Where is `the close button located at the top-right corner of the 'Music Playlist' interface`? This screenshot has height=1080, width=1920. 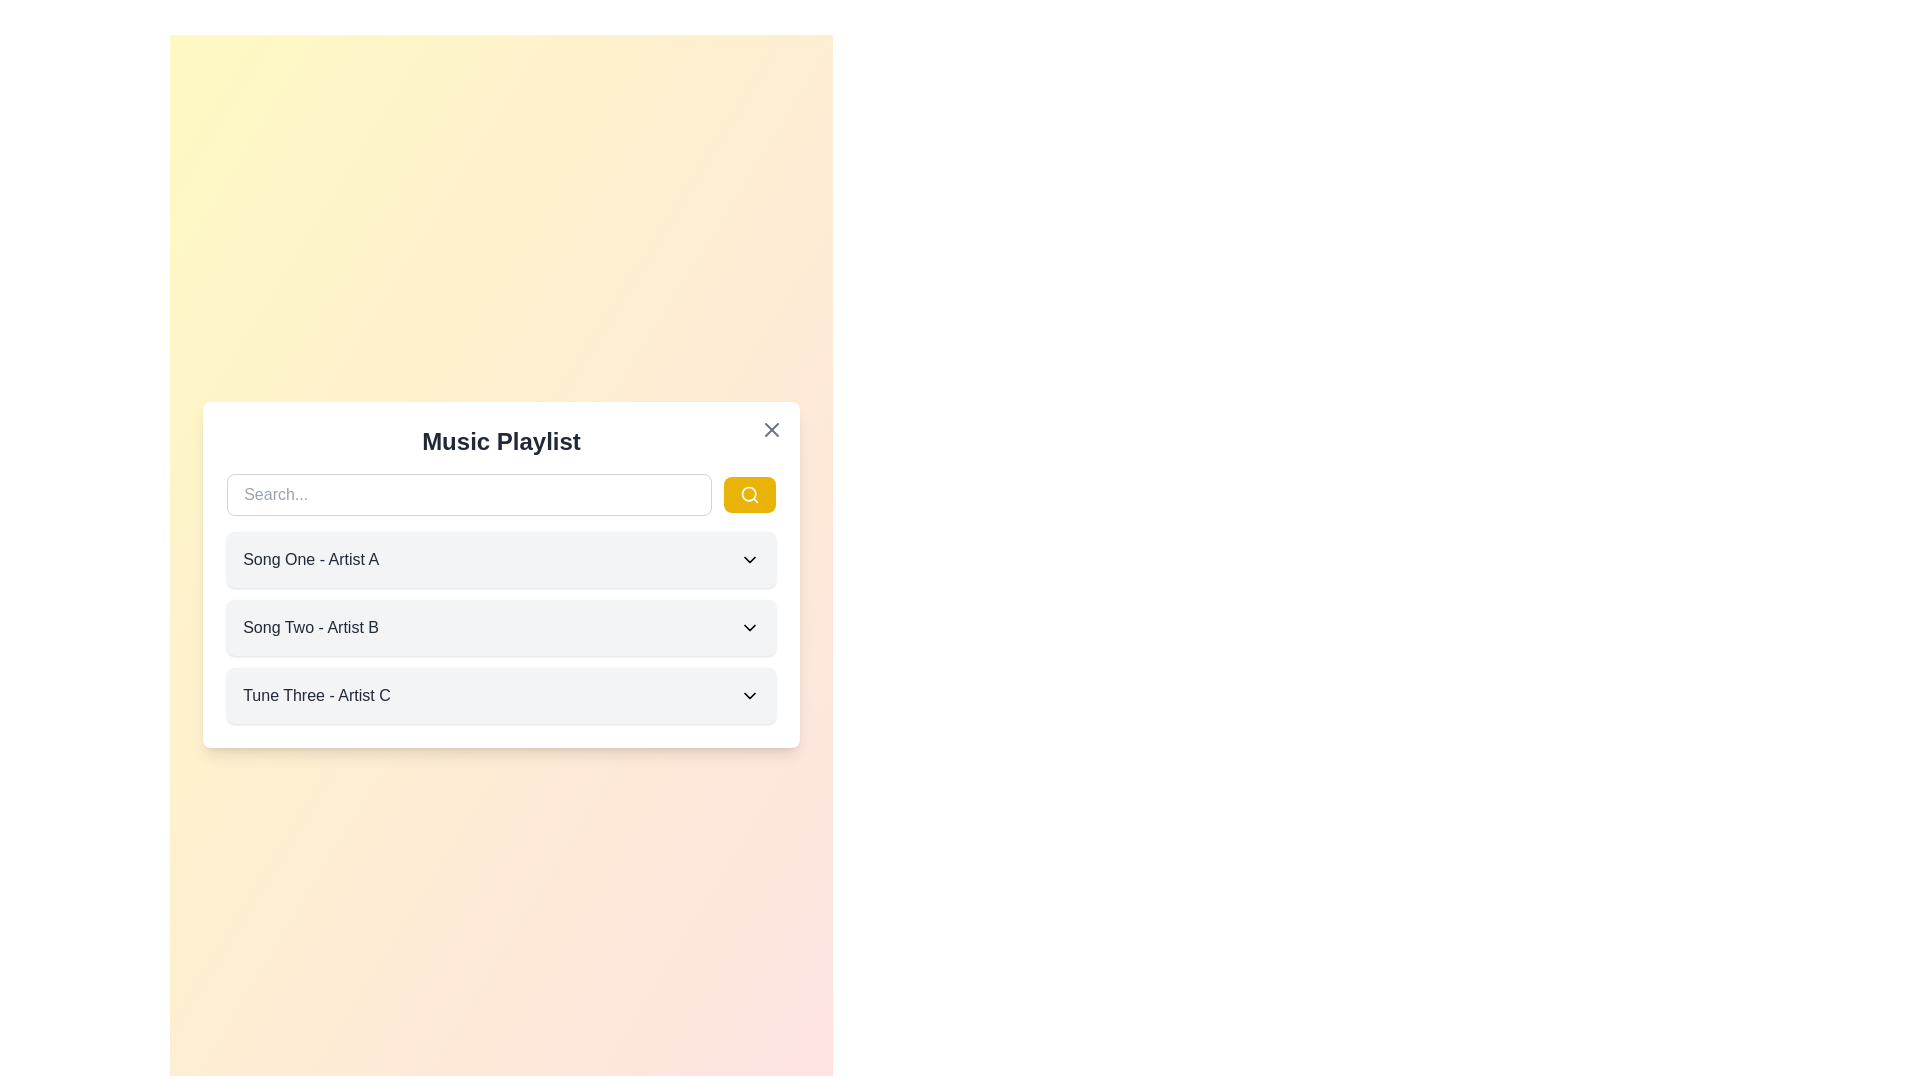
the close button located at the top-right corner of the 'Music Playlist' interface is located at coordinates (770, 428).